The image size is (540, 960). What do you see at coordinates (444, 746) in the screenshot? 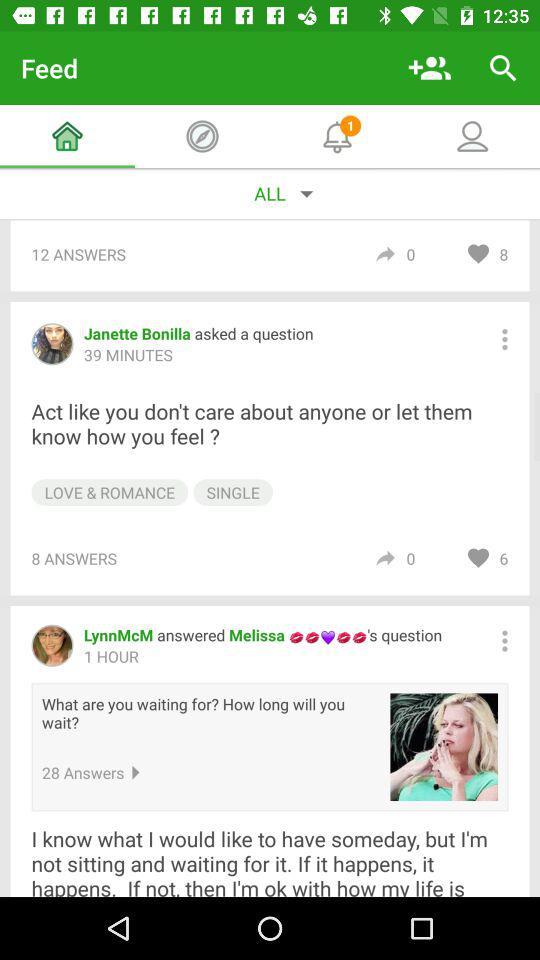
I see `link to something` at bounding box center [444, 746].